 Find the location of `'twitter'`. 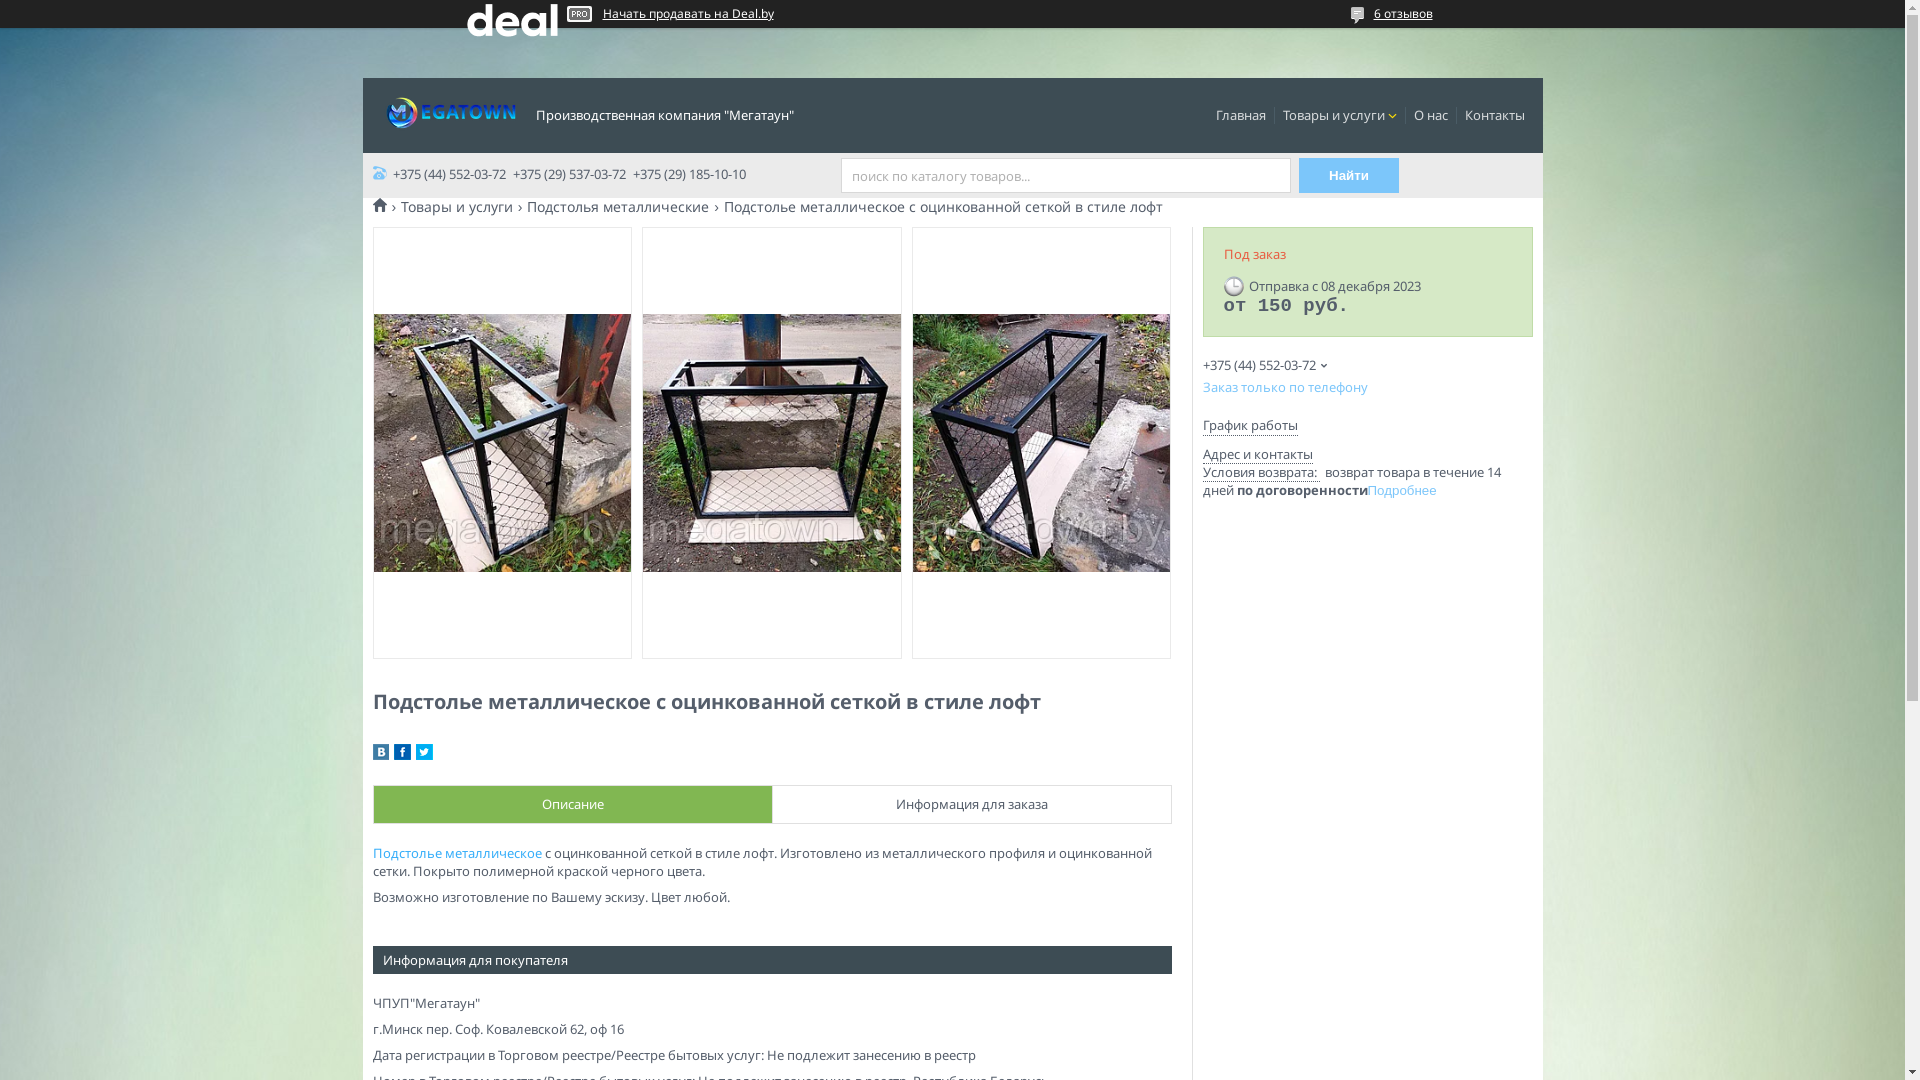

'twitter' is located at coordinates (423, 755).